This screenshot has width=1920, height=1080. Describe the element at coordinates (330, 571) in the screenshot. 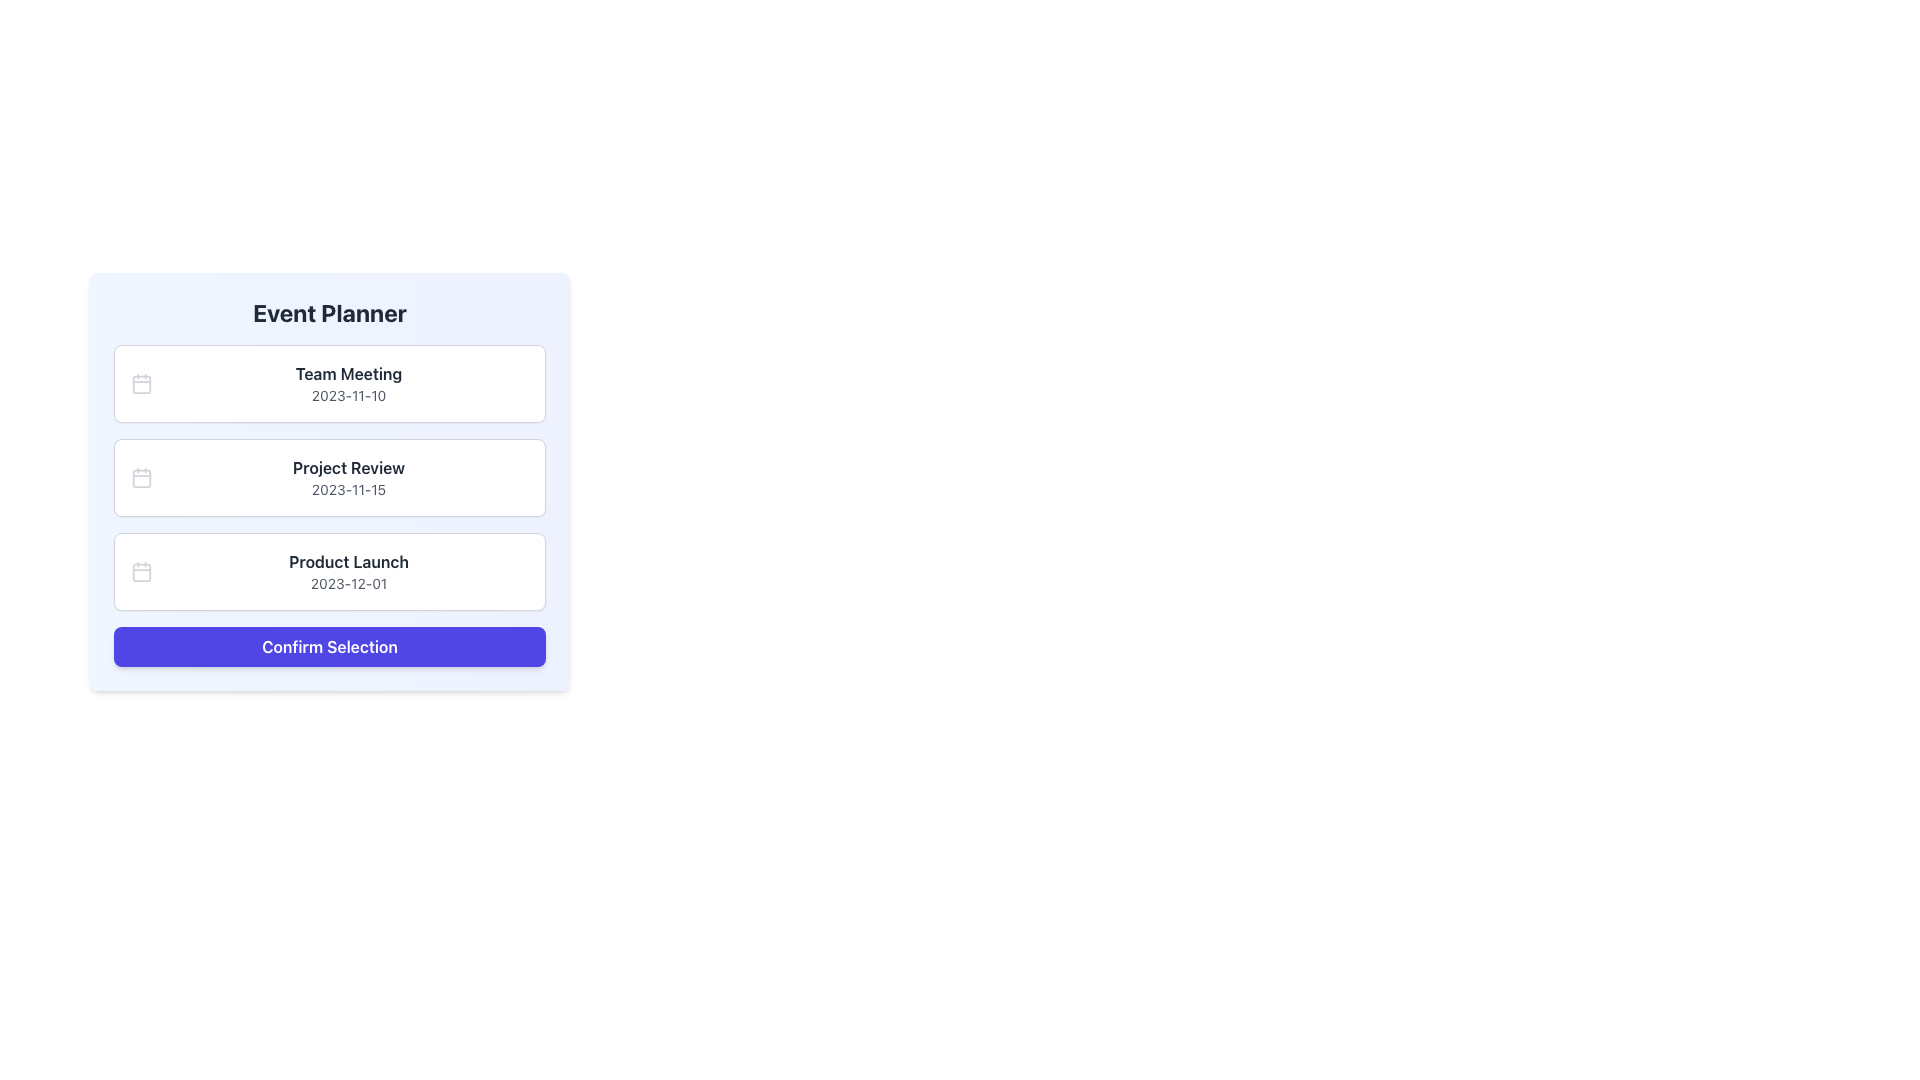

I see `the third selectable card in the 'Event Planner' subsection` at that location.